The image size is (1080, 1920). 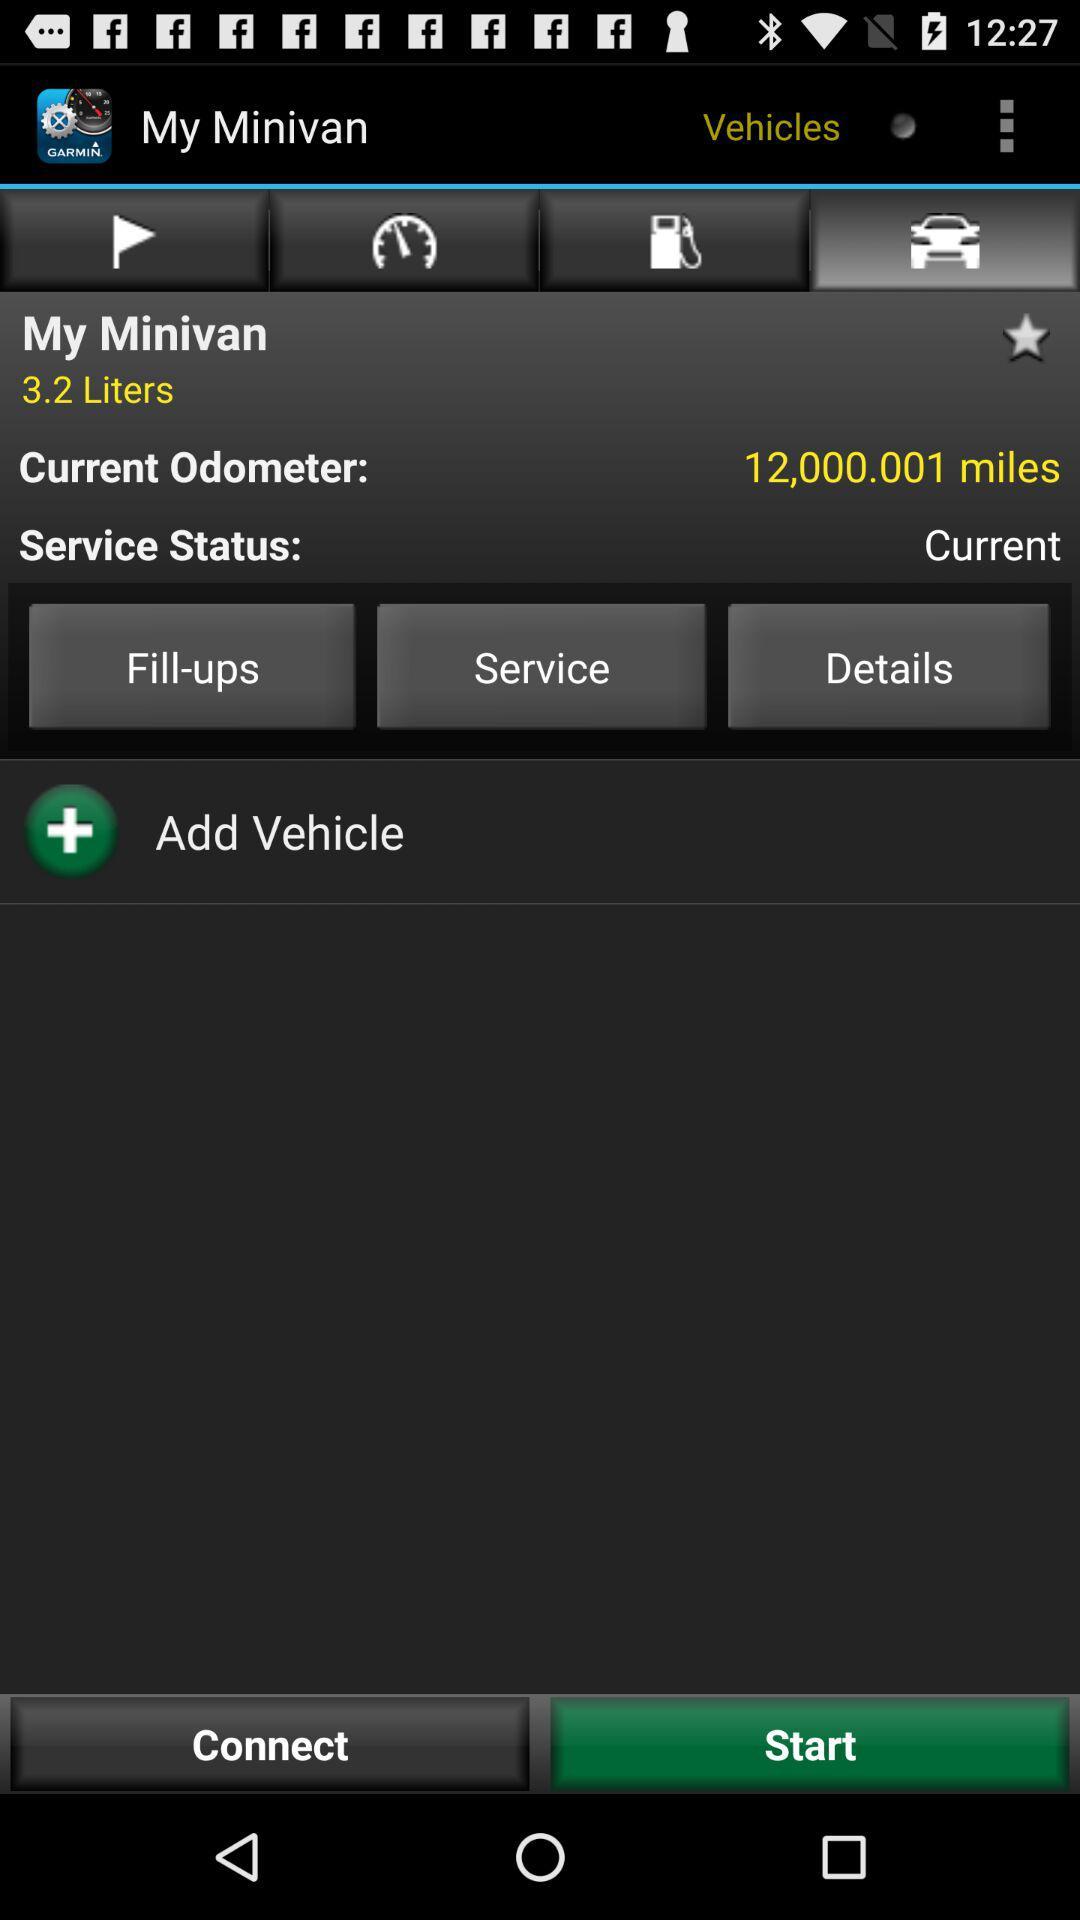 What do you see at coordinates (404, 240) in the screenshot?
I see `the second option in first row` at bounding box center [404, 240].